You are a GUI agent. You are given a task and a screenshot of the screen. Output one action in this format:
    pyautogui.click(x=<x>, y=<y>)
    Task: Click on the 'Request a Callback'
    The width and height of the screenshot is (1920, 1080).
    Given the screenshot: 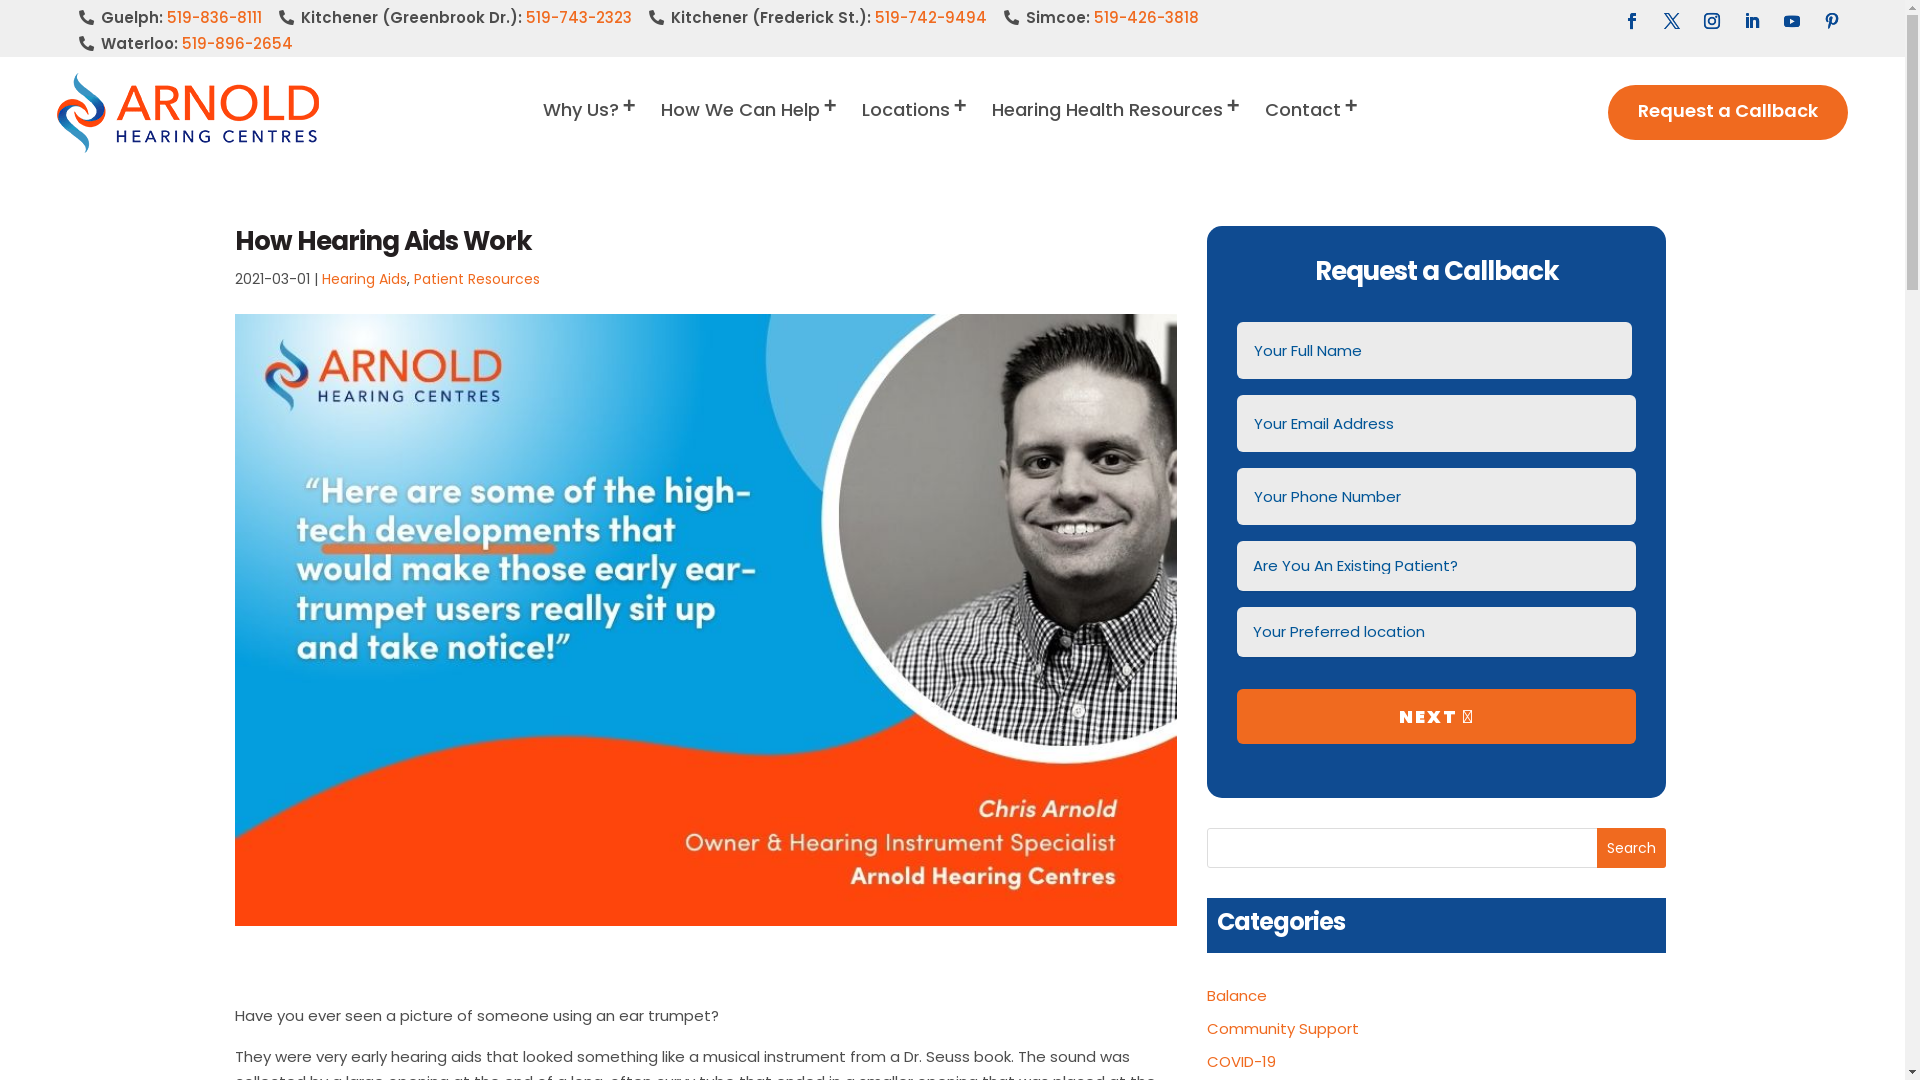 What is the action you would take?
    pyautogui.click(x=1727, y=112)
    